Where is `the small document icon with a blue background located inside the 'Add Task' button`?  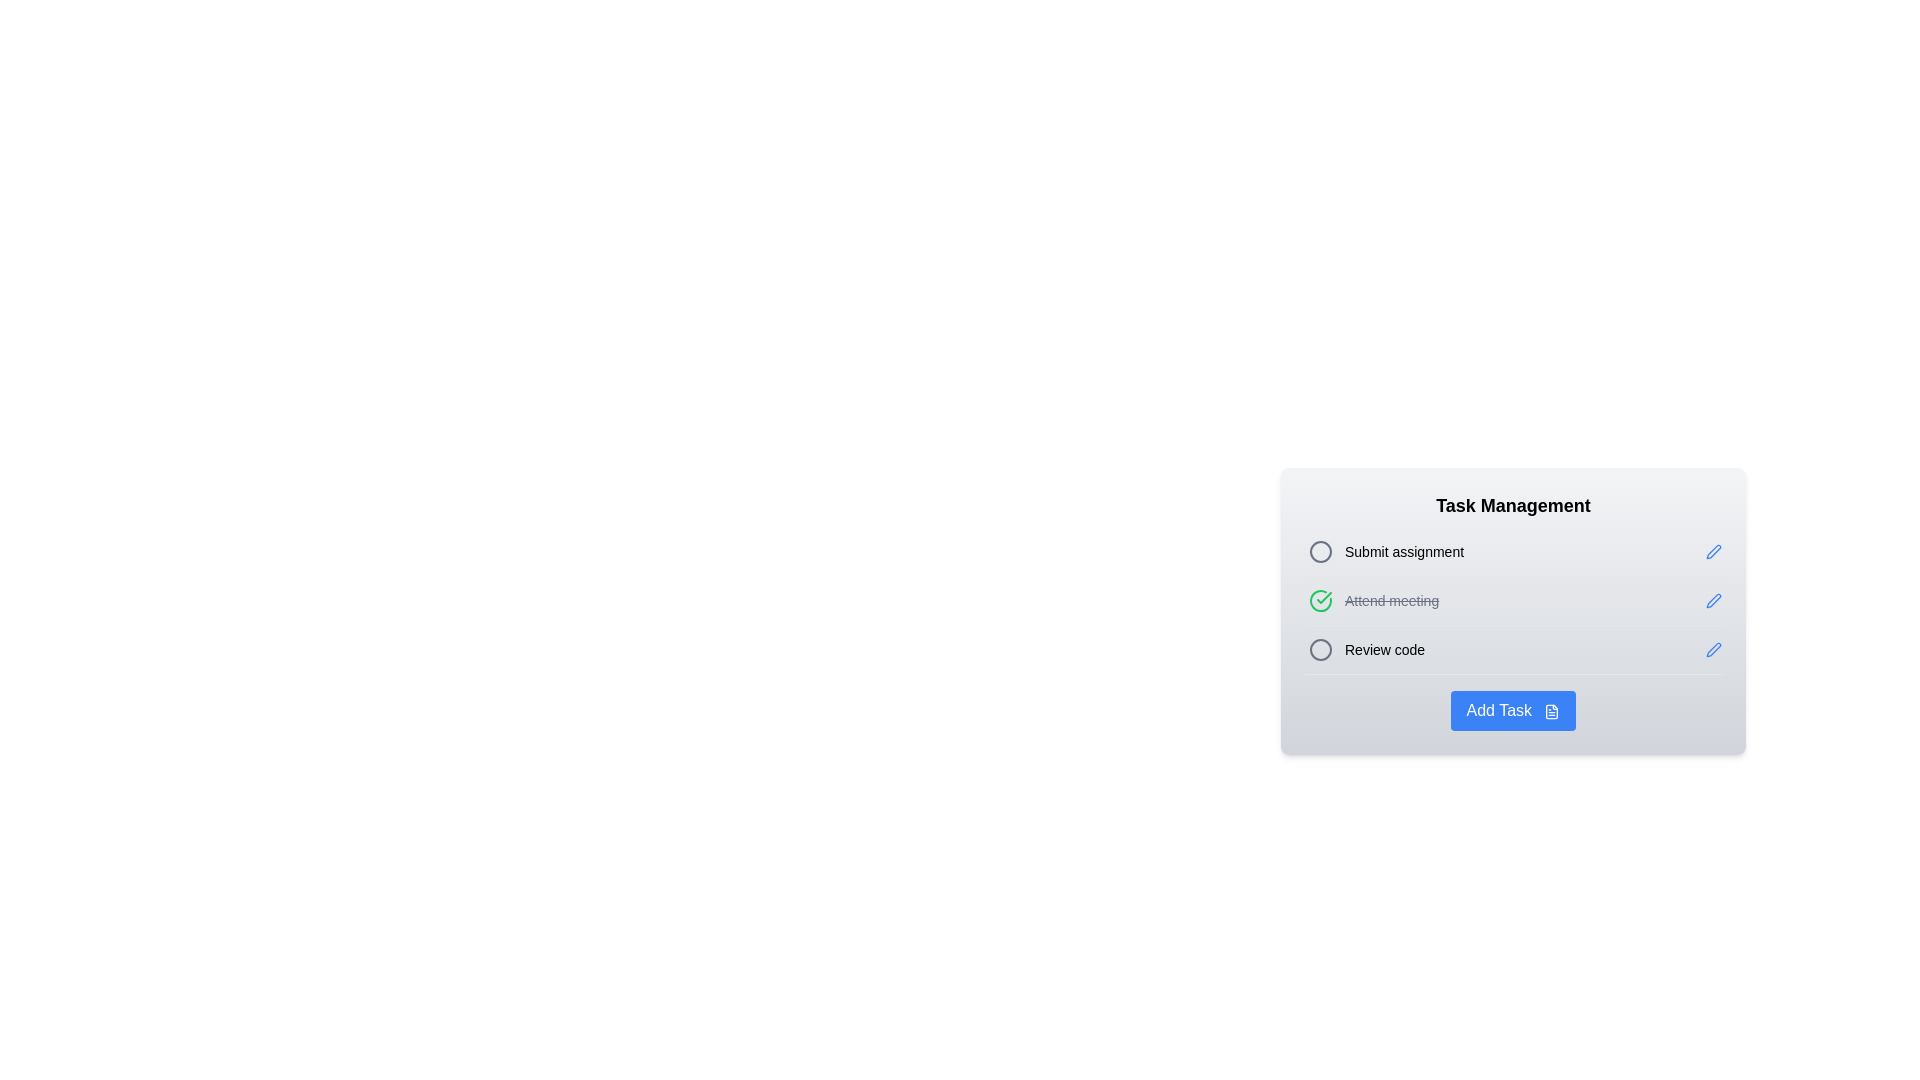
the small document icon with a blue background located inside the 'Add Task' button is located at coordinates (1551, 710).